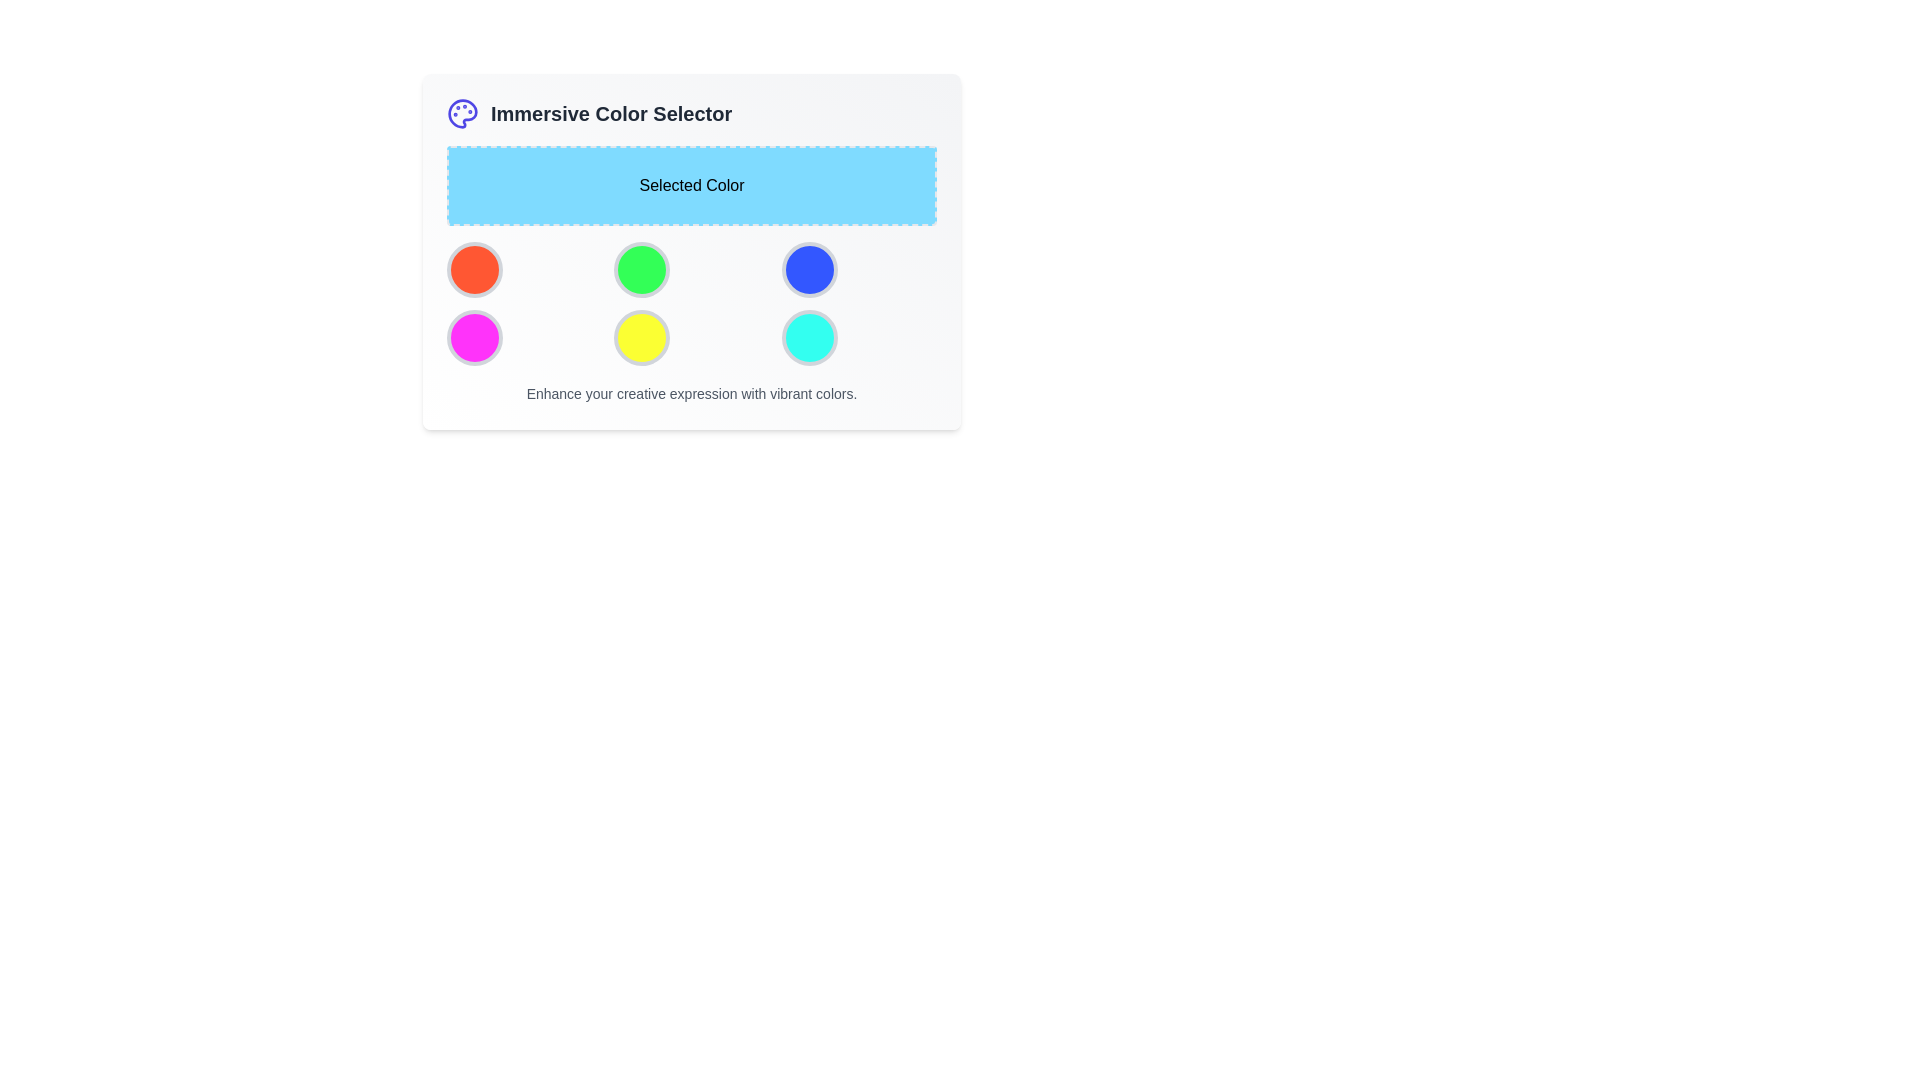  Describe the element at coordinates (474, 337) in the screenshot. I see `the interactive color choice button located in the first column of the second row of the color palette picker grid` at that location.